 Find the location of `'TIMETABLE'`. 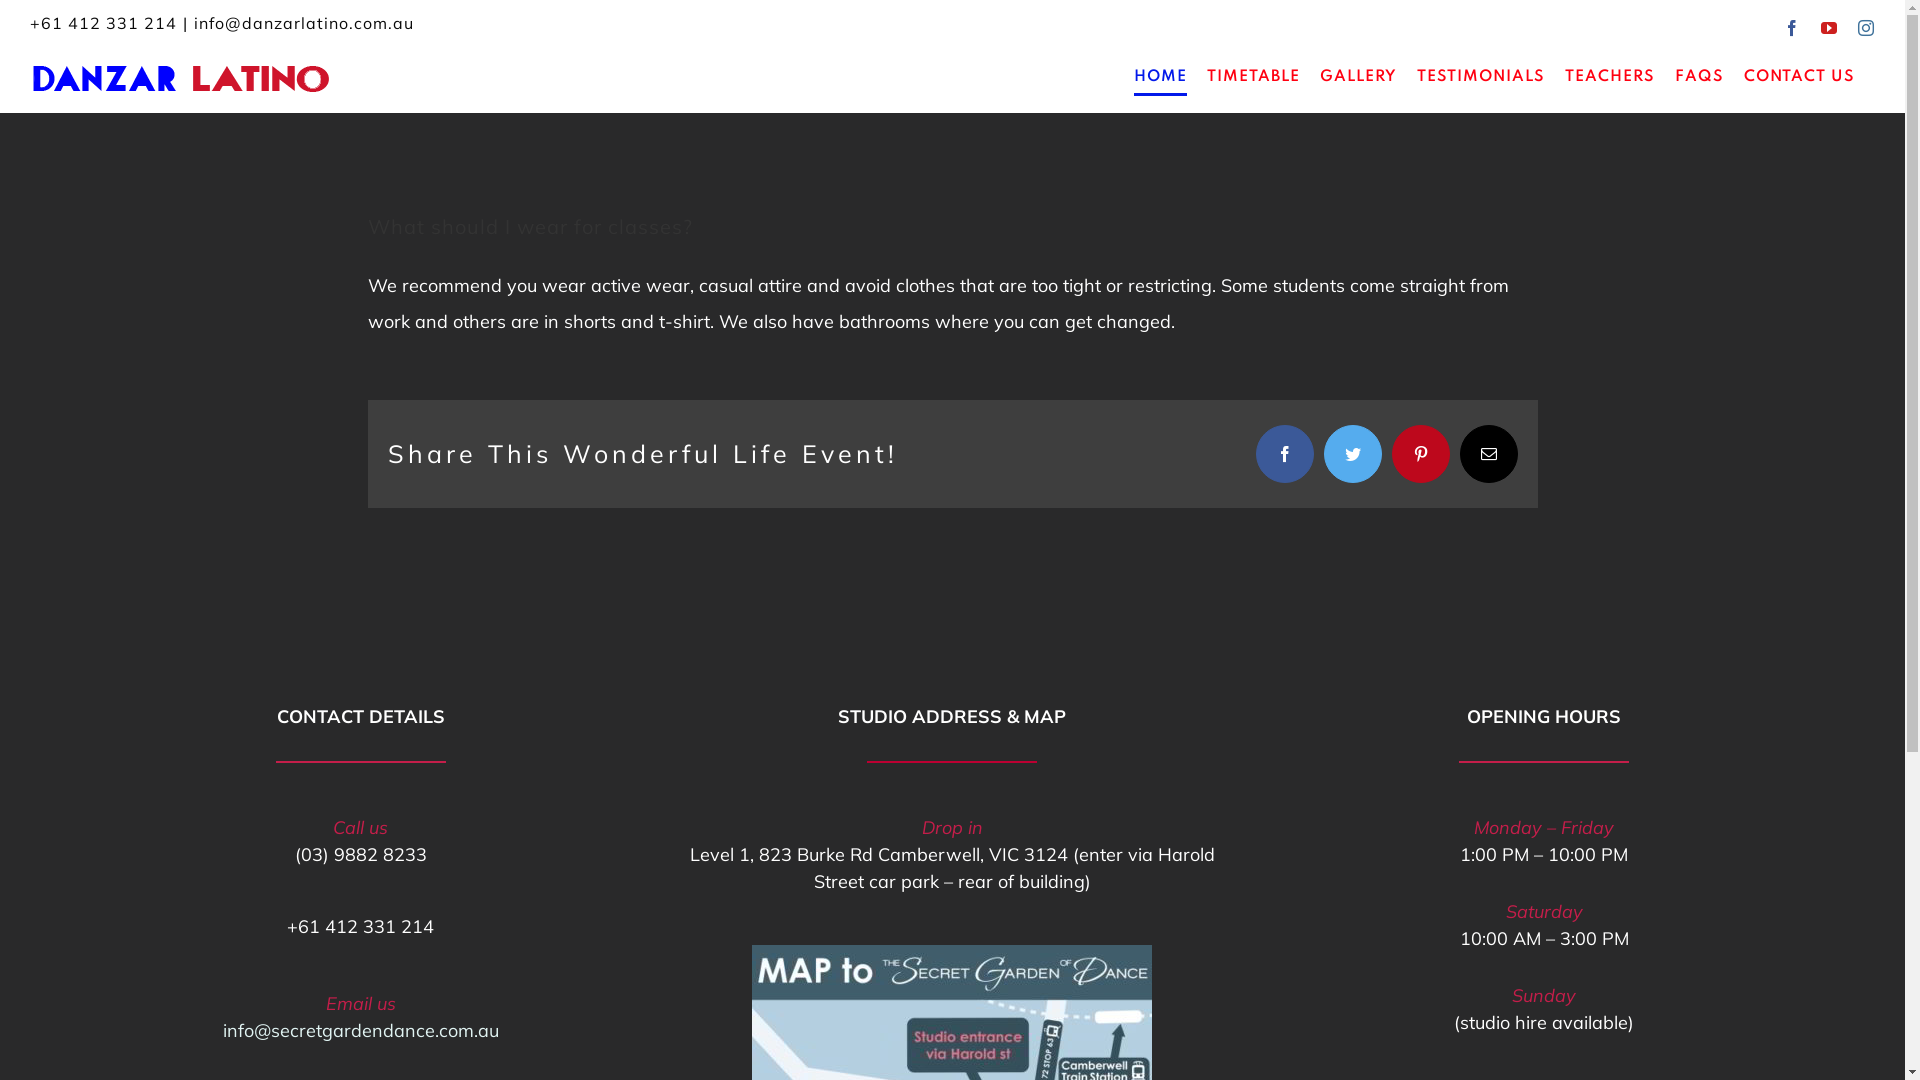

'TIMETABLE' is located at coordinates (1252, 76).